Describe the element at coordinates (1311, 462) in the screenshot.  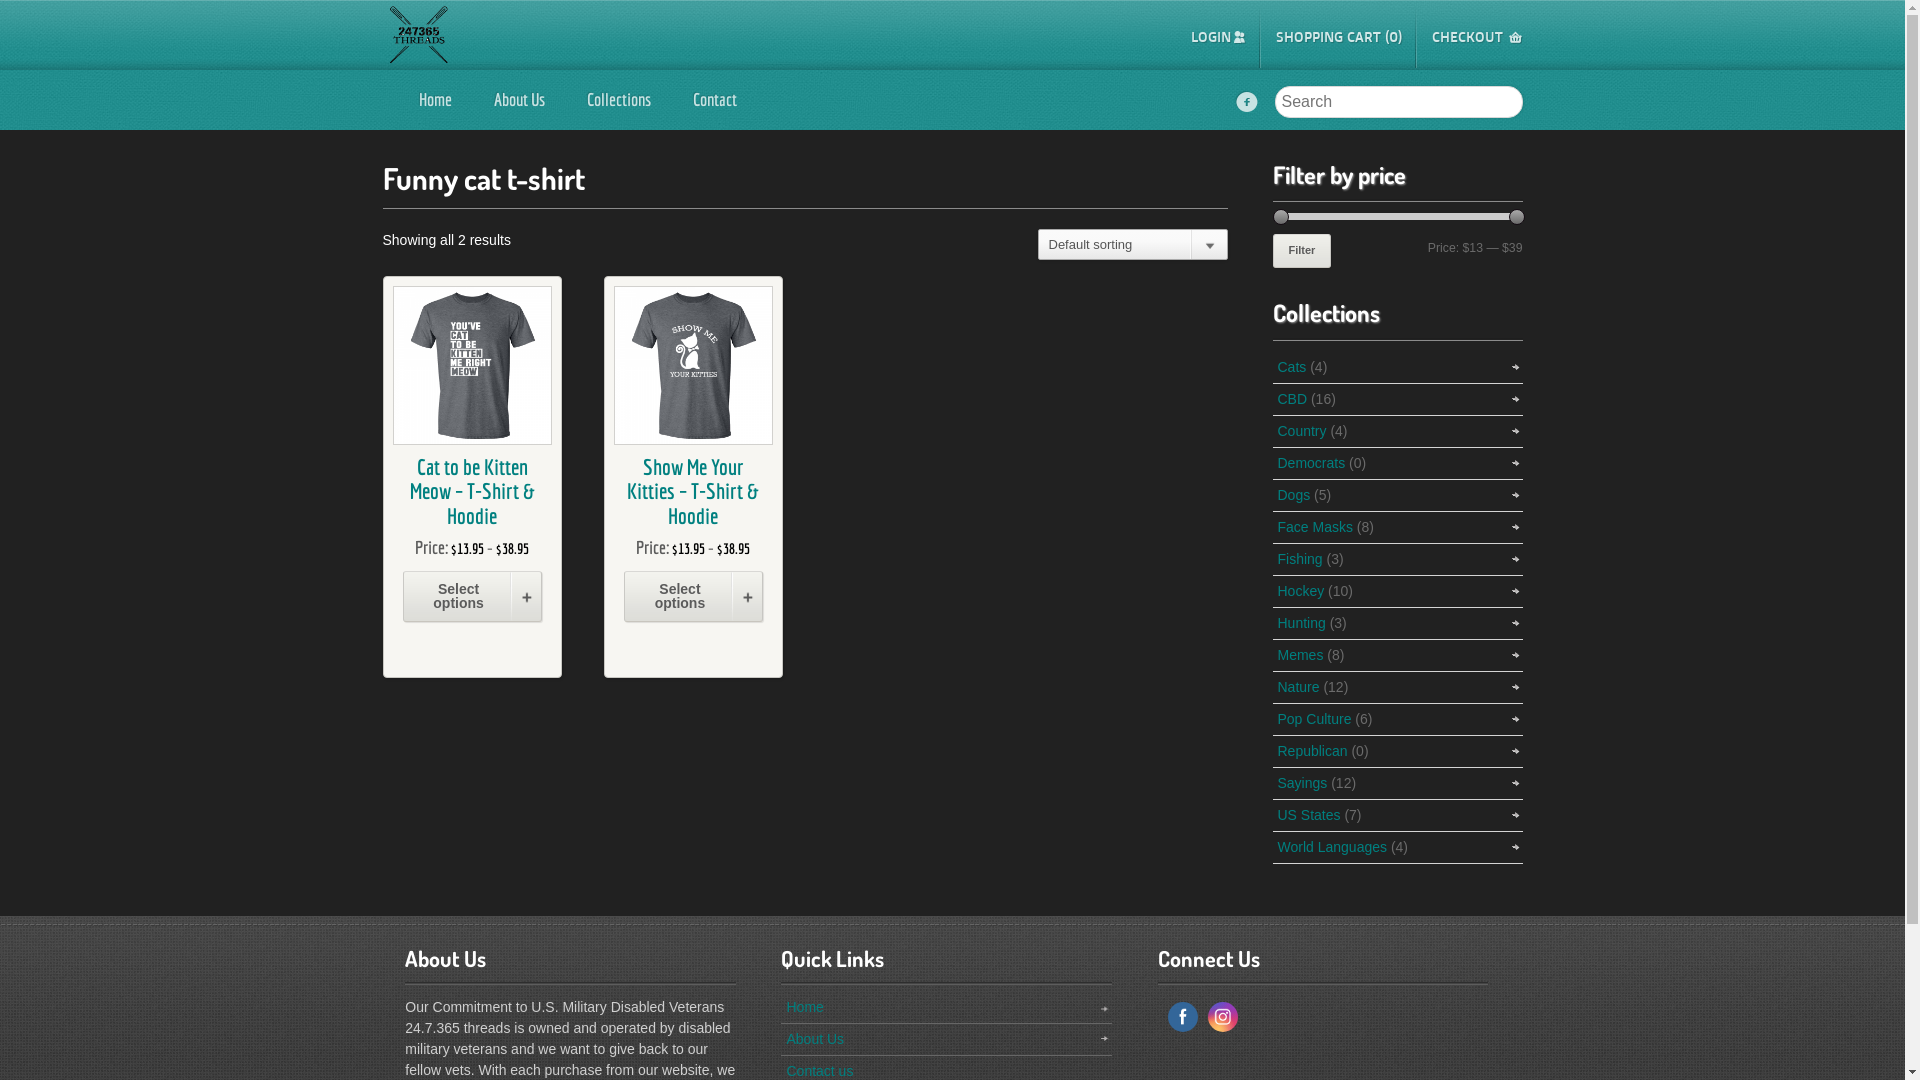
I see `'Democrats'` at that location.